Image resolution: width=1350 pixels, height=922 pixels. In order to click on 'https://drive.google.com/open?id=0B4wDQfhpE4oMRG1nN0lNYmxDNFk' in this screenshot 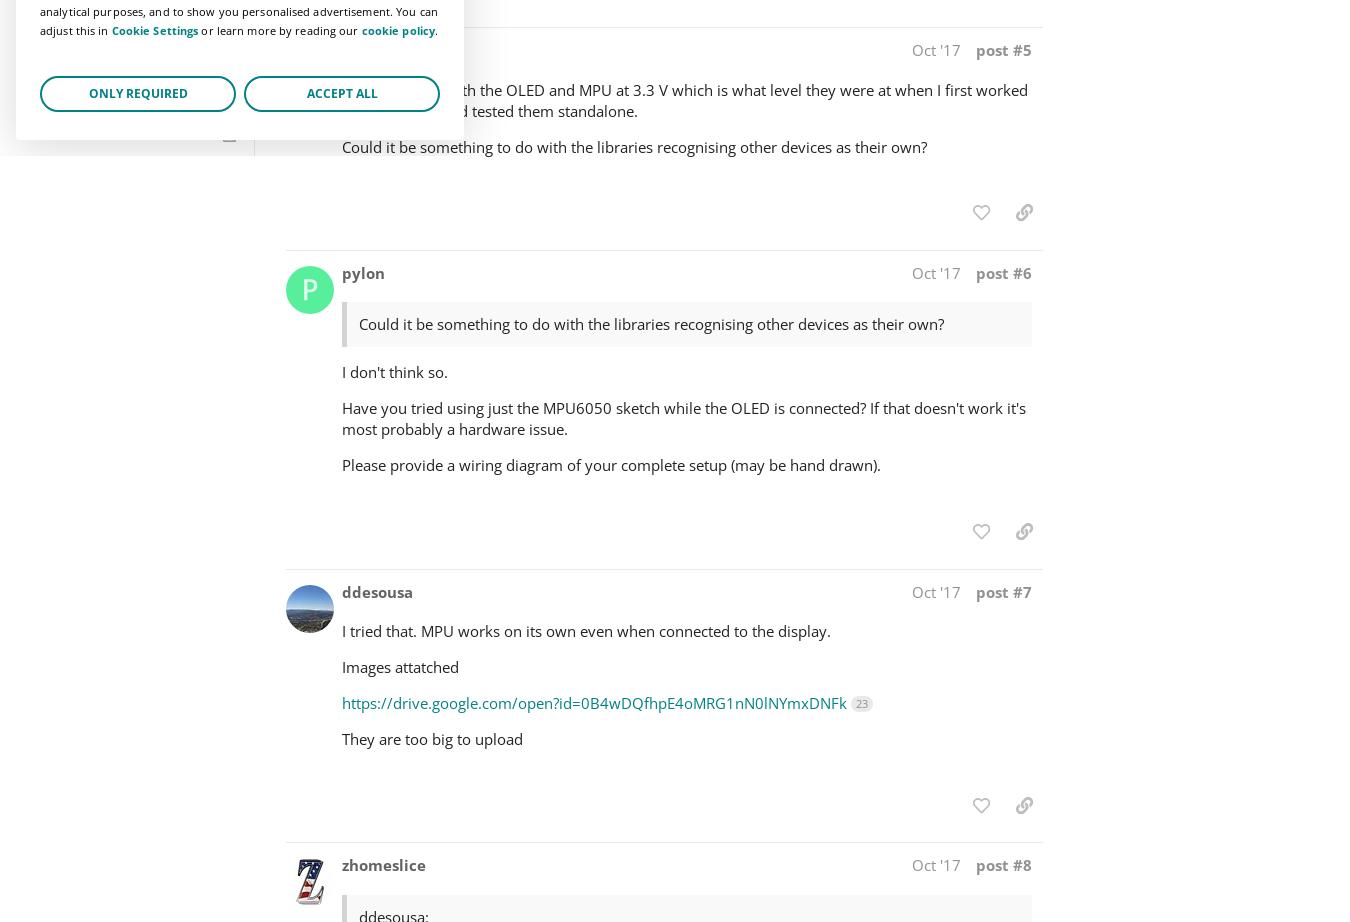, I will do `click(594, 702)`.